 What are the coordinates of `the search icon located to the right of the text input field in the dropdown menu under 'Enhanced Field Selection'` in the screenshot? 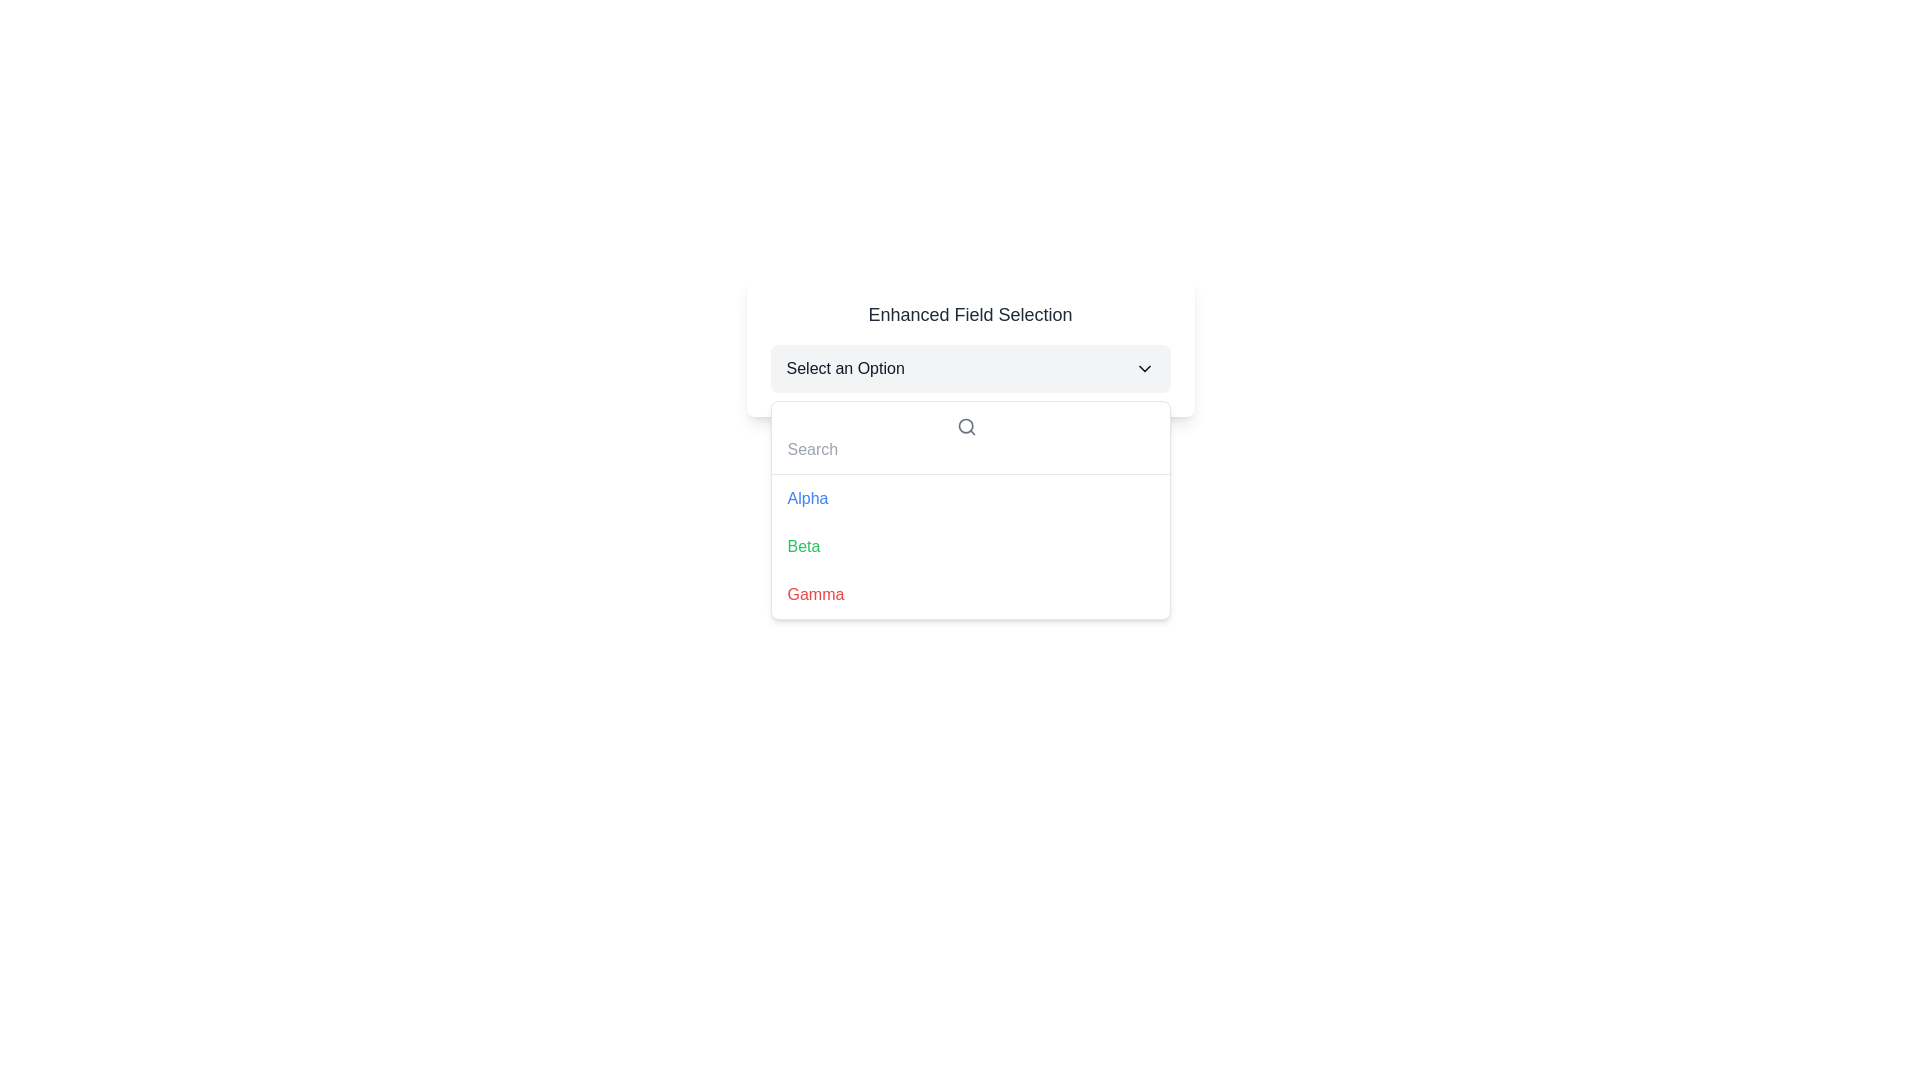 It's located at (970, 437).